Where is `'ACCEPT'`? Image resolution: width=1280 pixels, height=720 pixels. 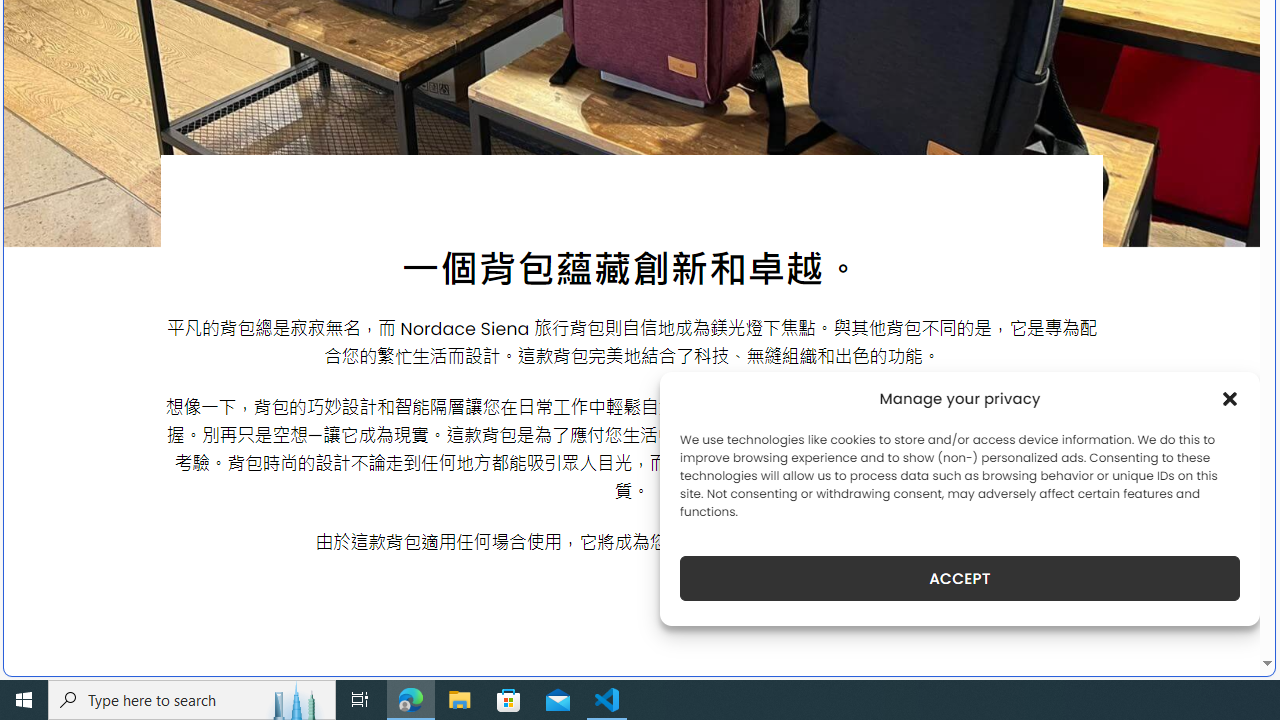
'ACCEPT' is located at coordinates (960, 578).